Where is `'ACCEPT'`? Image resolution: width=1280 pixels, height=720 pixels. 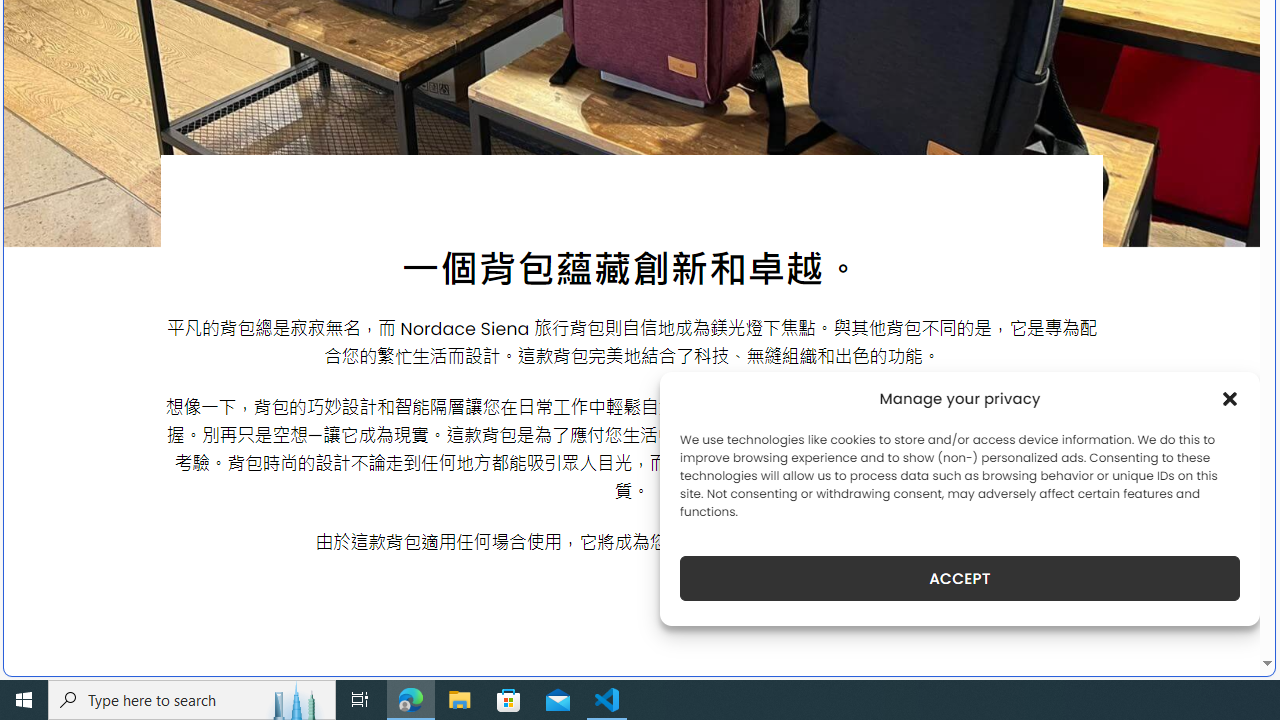
'ACCEPT' is located at coordinates (960, 578).